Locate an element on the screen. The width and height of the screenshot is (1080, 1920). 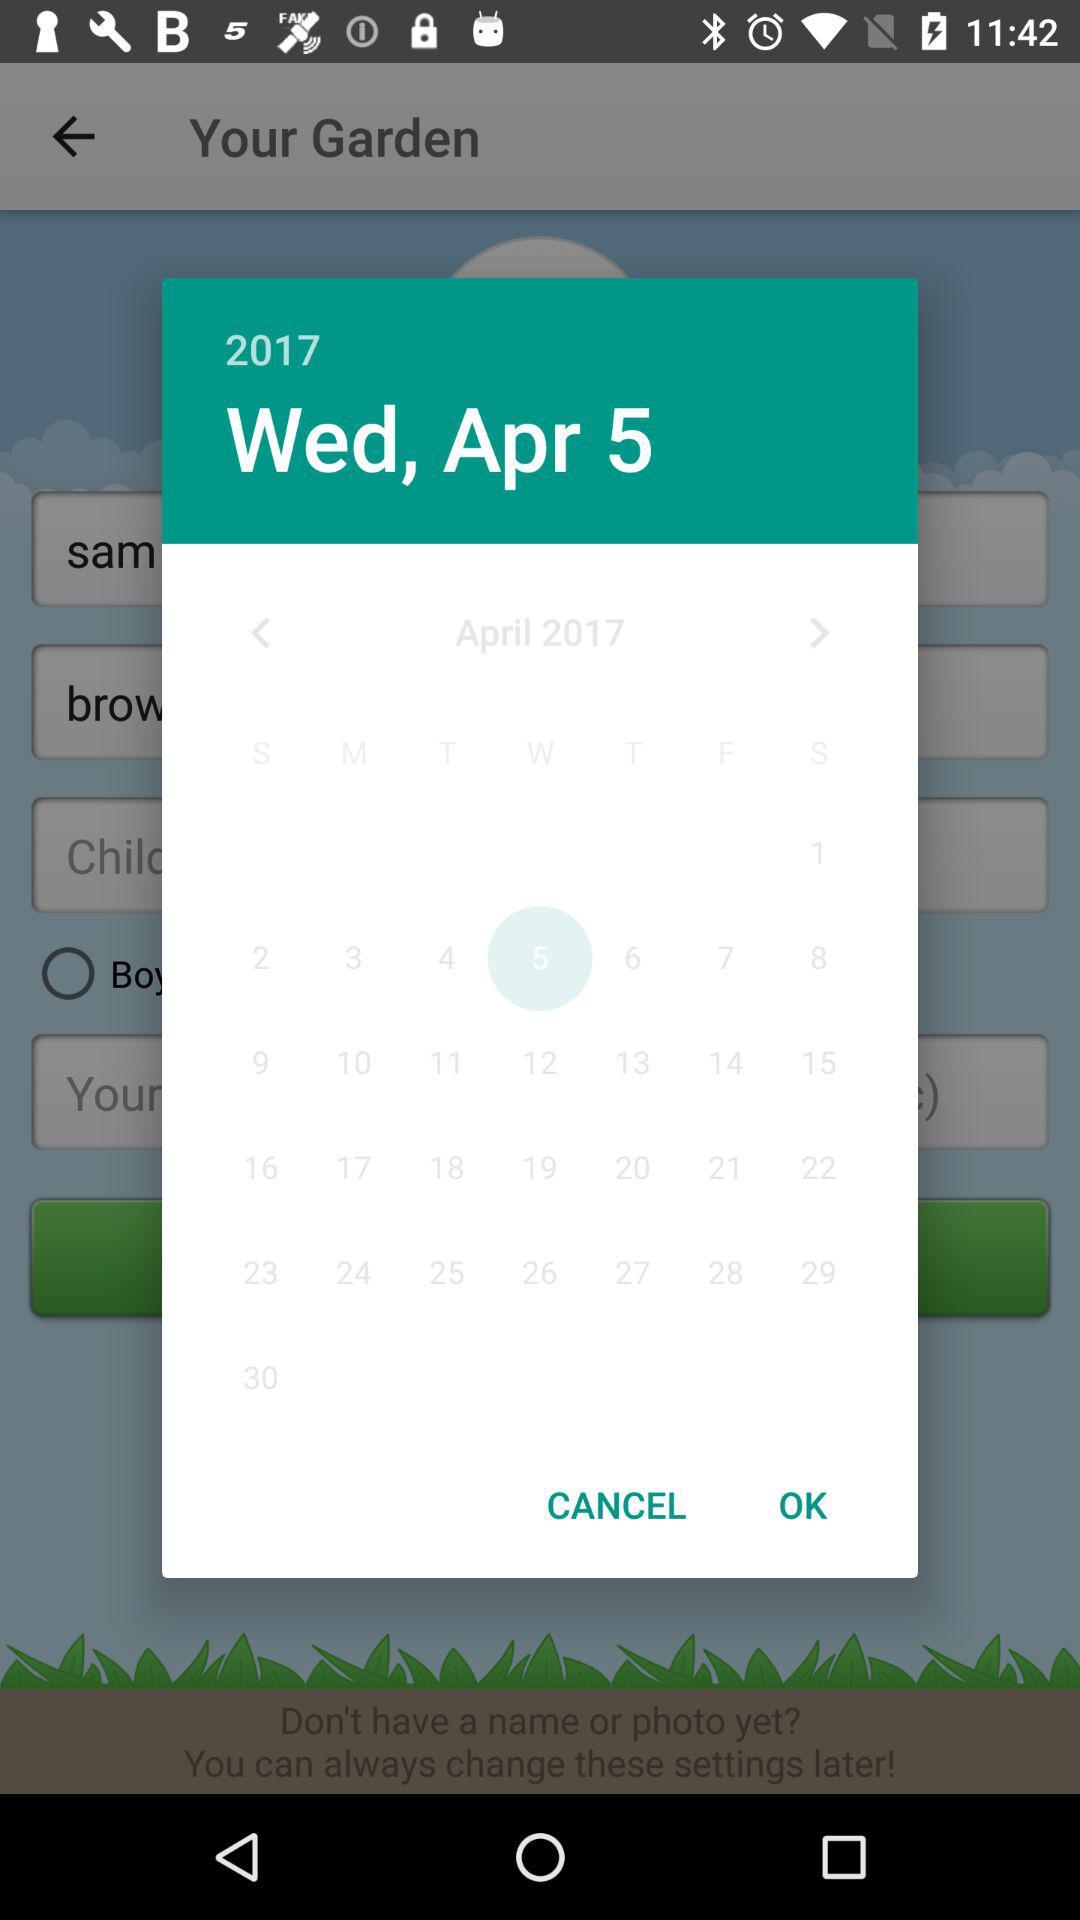
icon at the top left corner is located at coordinates (260, 632).